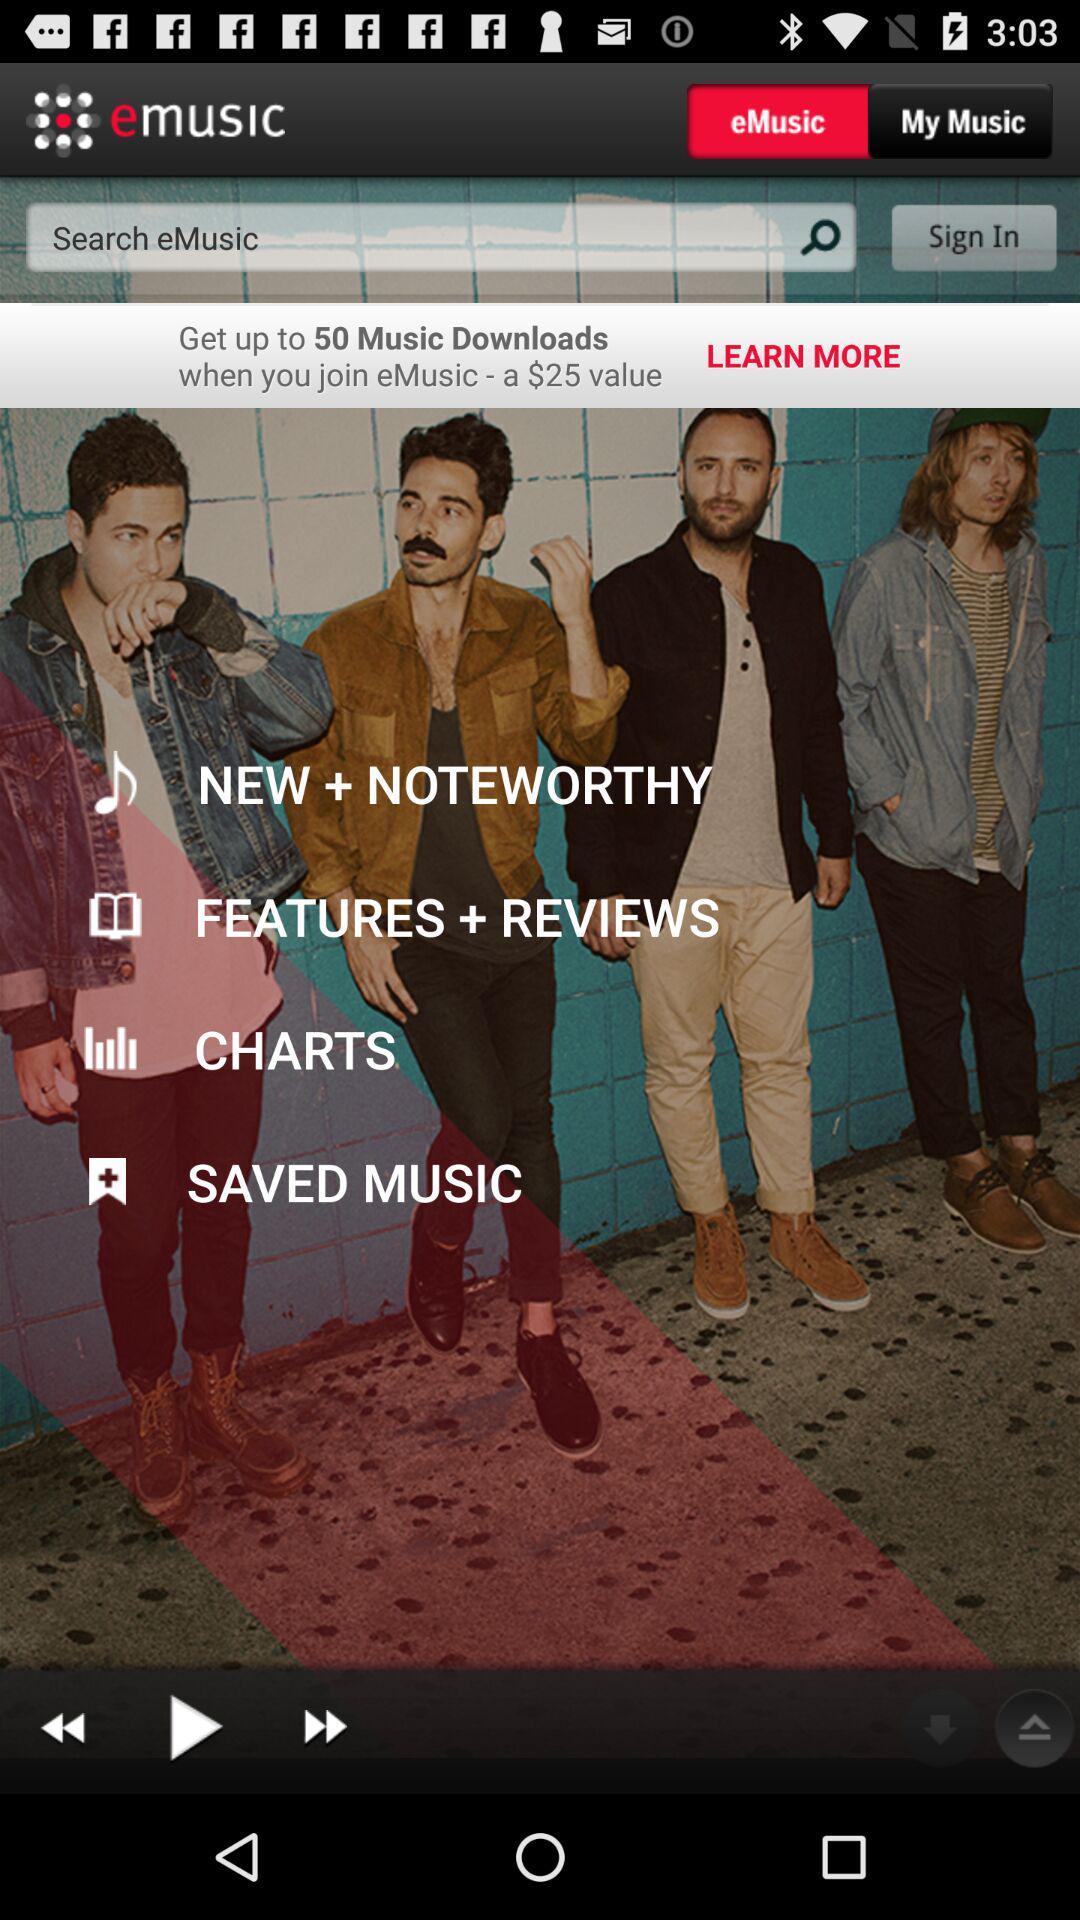  What do you see at coordinates (324, 1727) in the screenshot?
I see `the option beside pause or resume button` at bounding box center [324, 1727].